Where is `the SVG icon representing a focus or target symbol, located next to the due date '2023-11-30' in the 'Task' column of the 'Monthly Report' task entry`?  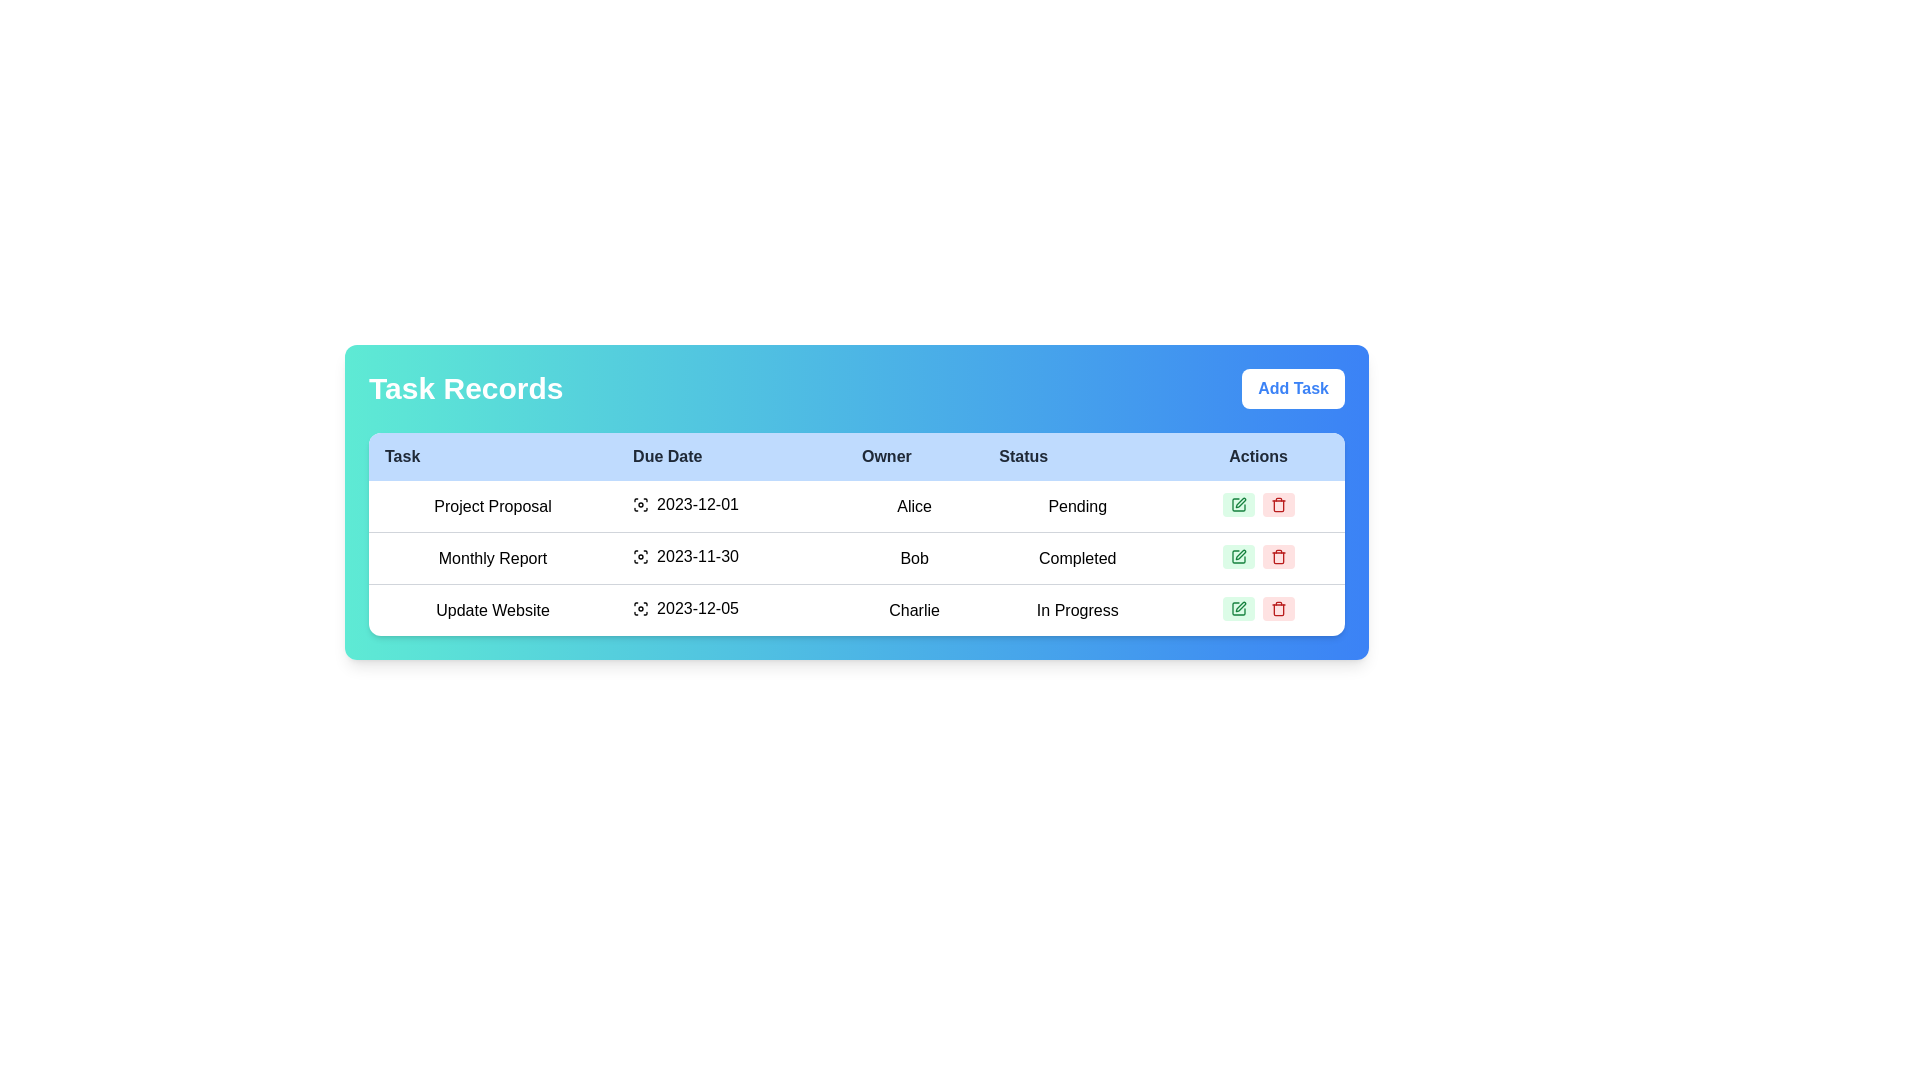
the SVG icon representing a focus or target symbol, located next to the due date '2023-11-30' in the 'Task' column of the 'Monthly Report' task entry is located at coordinates (641, 556).